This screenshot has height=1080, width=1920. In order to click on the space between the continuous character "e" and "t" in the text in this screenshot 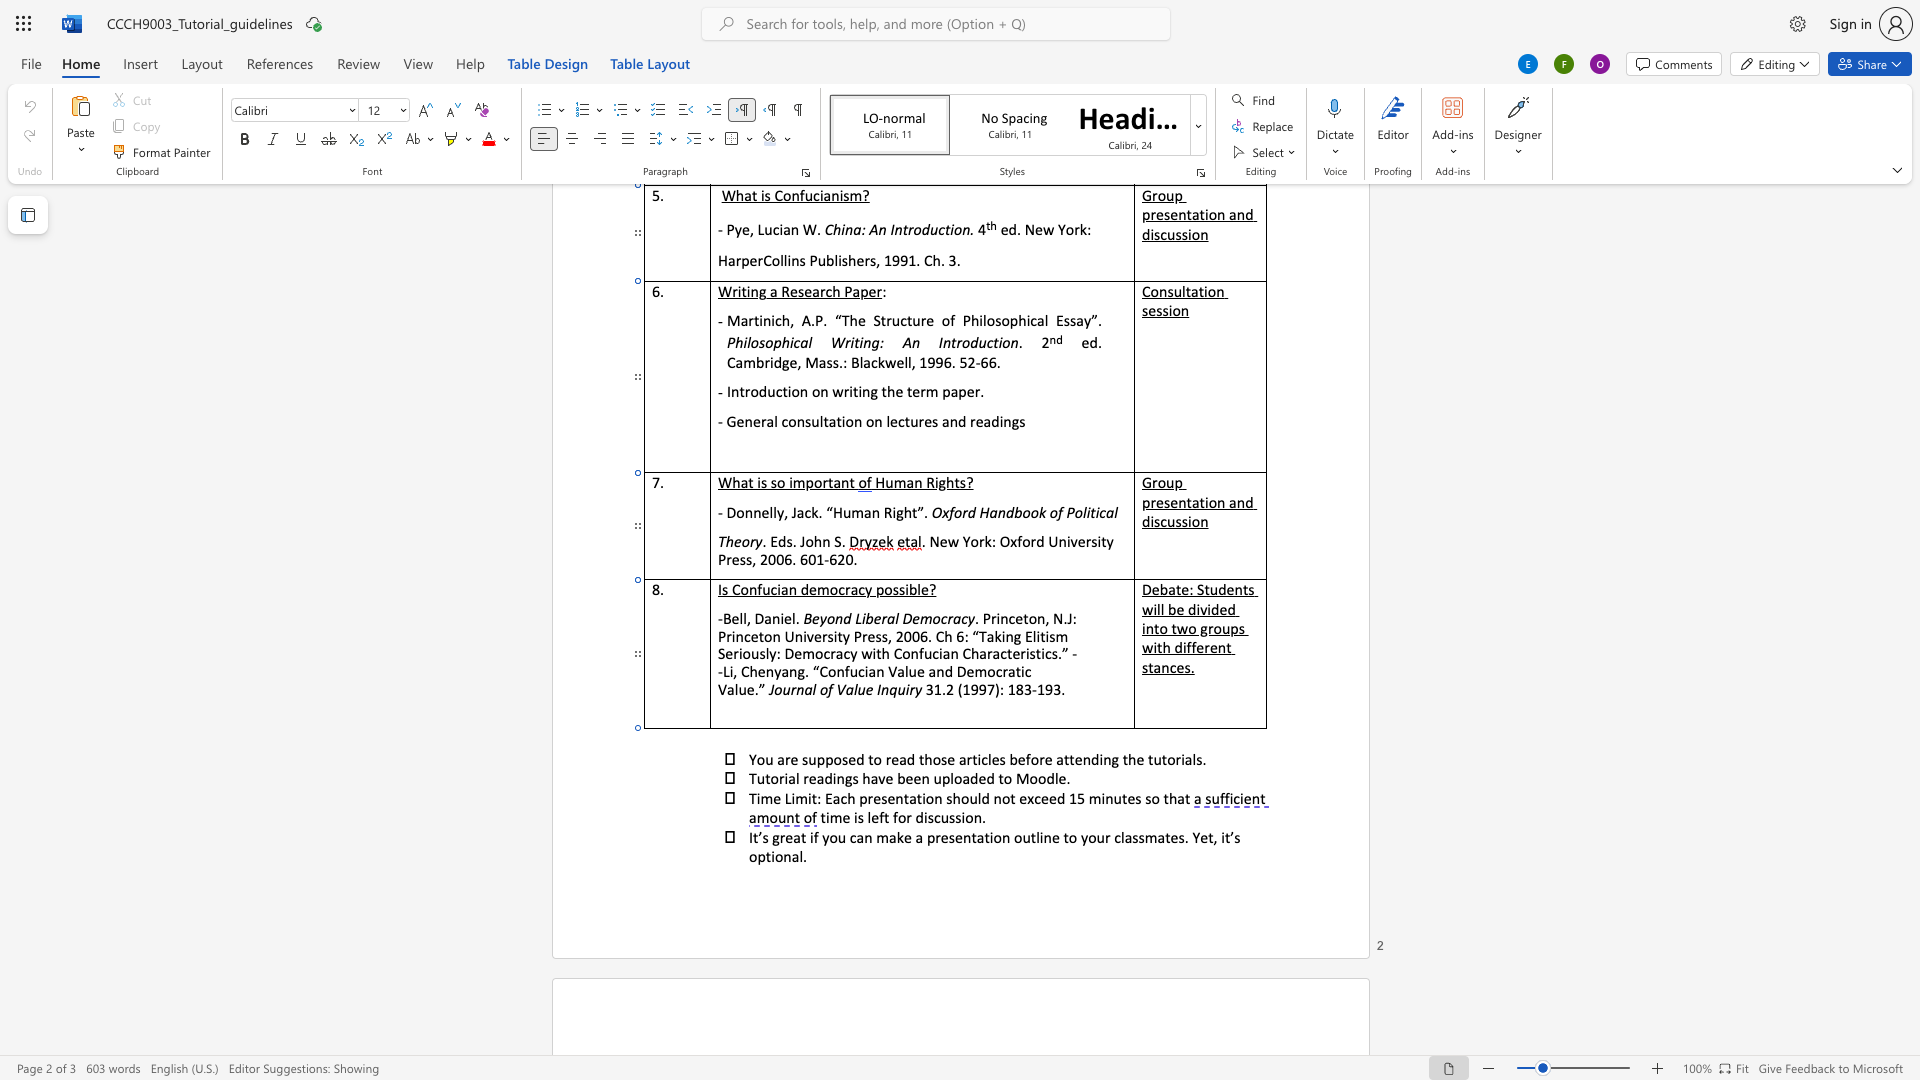, I will do `click(1206, 837)`.